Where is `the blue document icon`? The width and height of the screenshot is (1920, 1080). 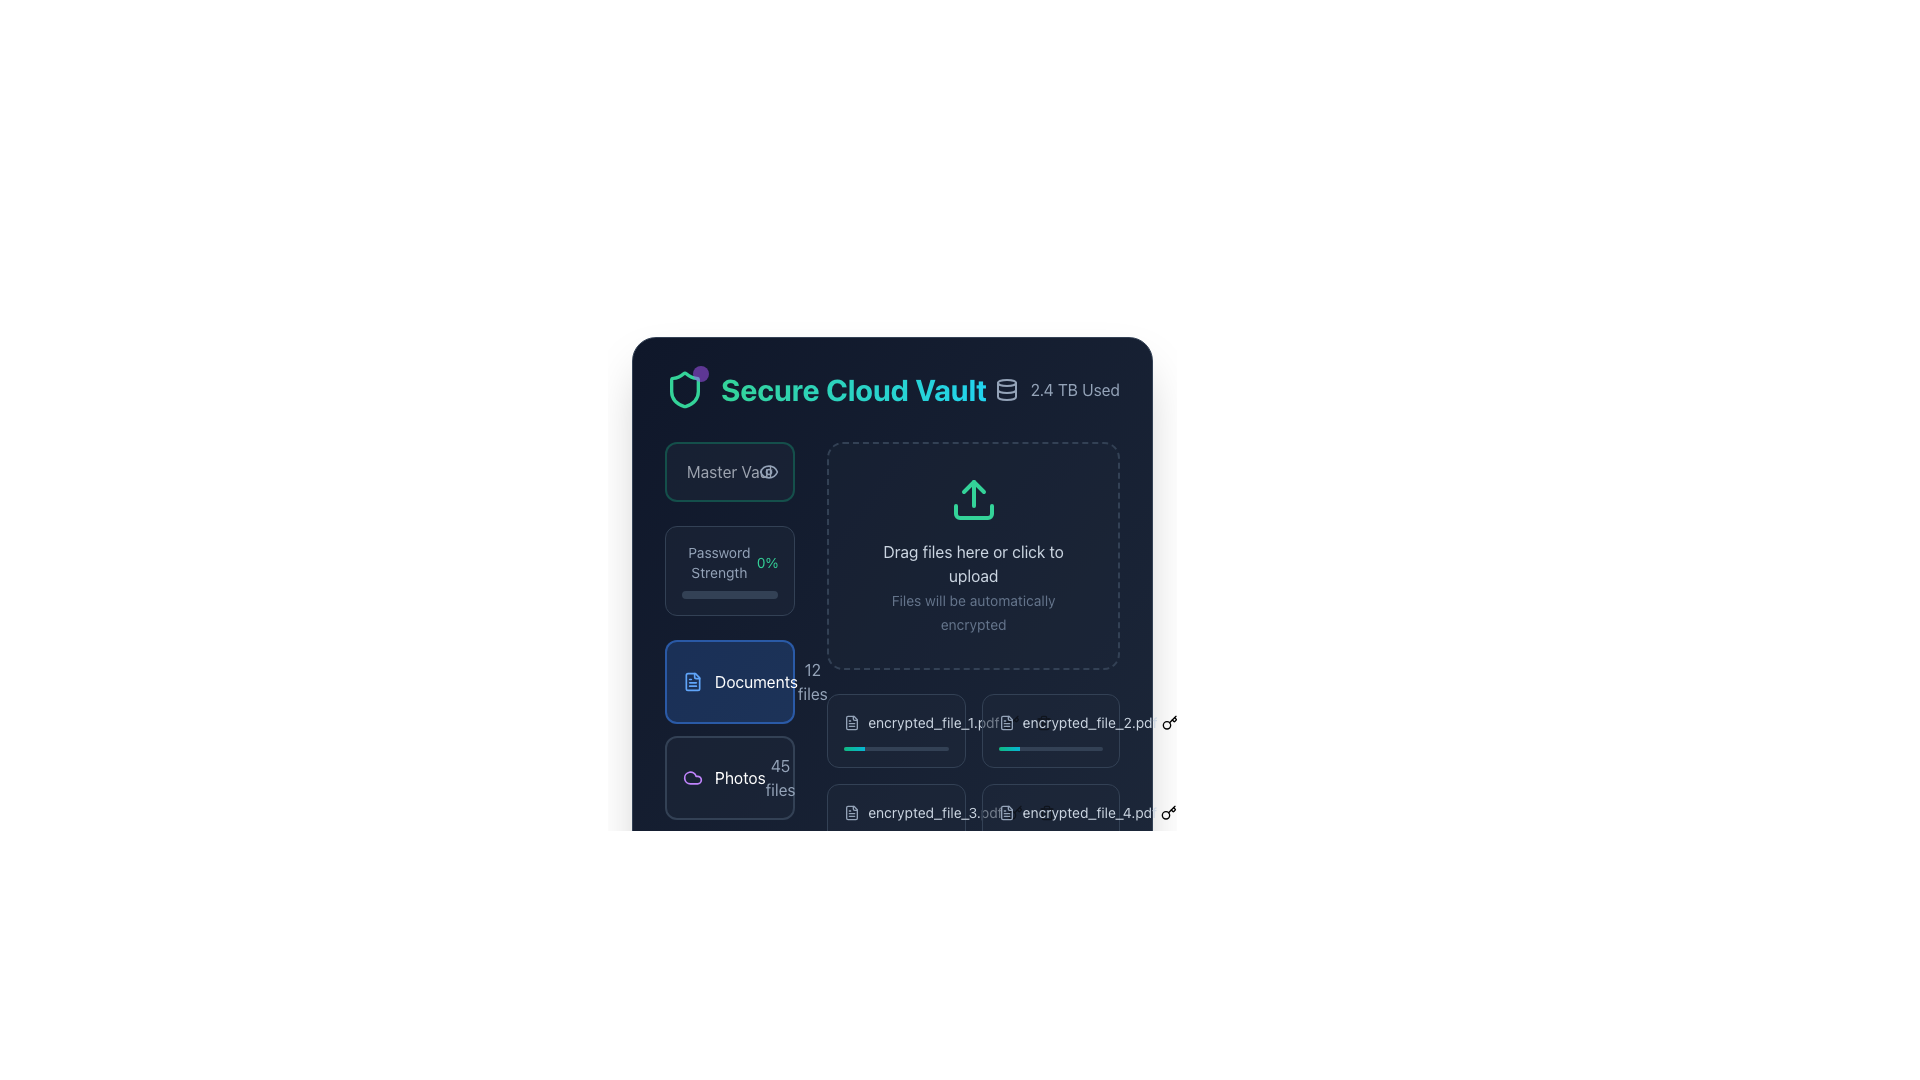
the blue document icon is located at coordinates (692, 681).